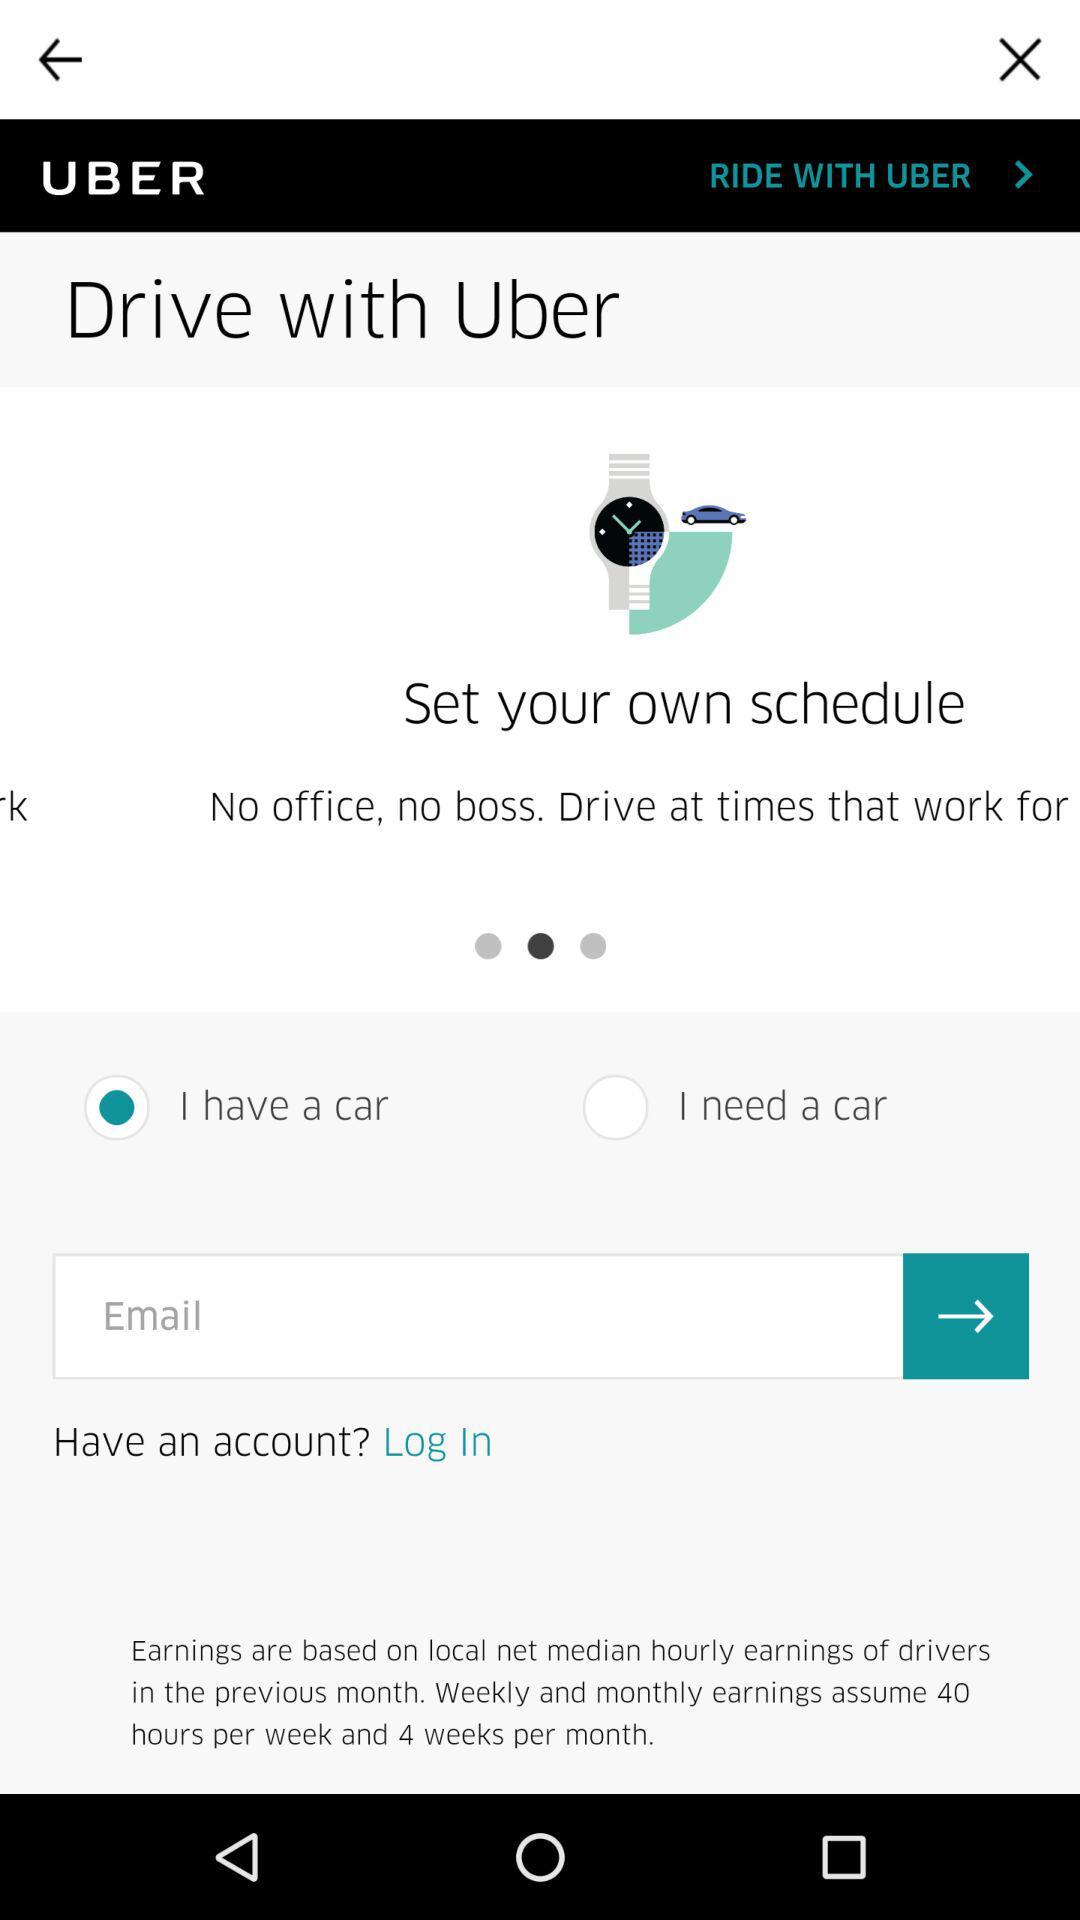  What do you see at coordinates (58, 59) in the screenshot?
I see `go back` at bounding box center [58, 59].